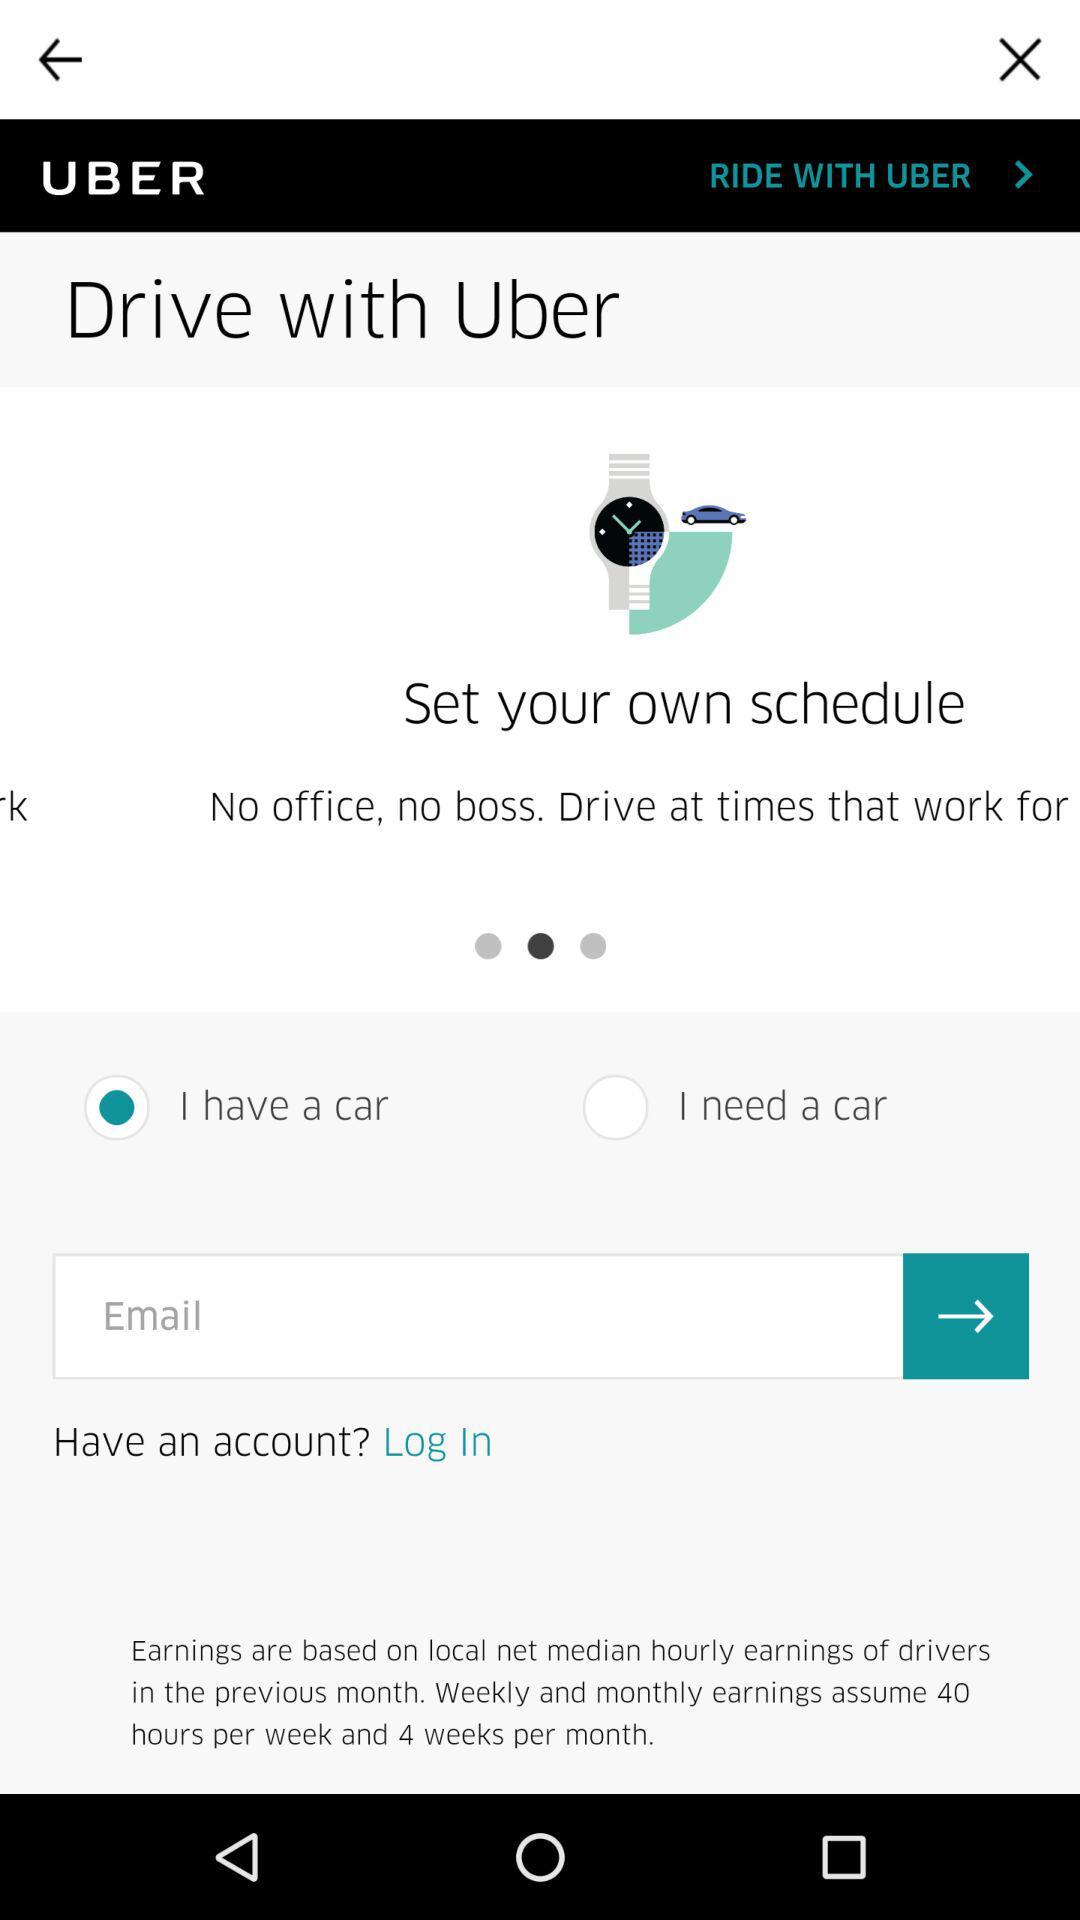  What do you see at coordinates (58, 59) in the screenshot?
I see `go back` at bounding box center [58, 59].